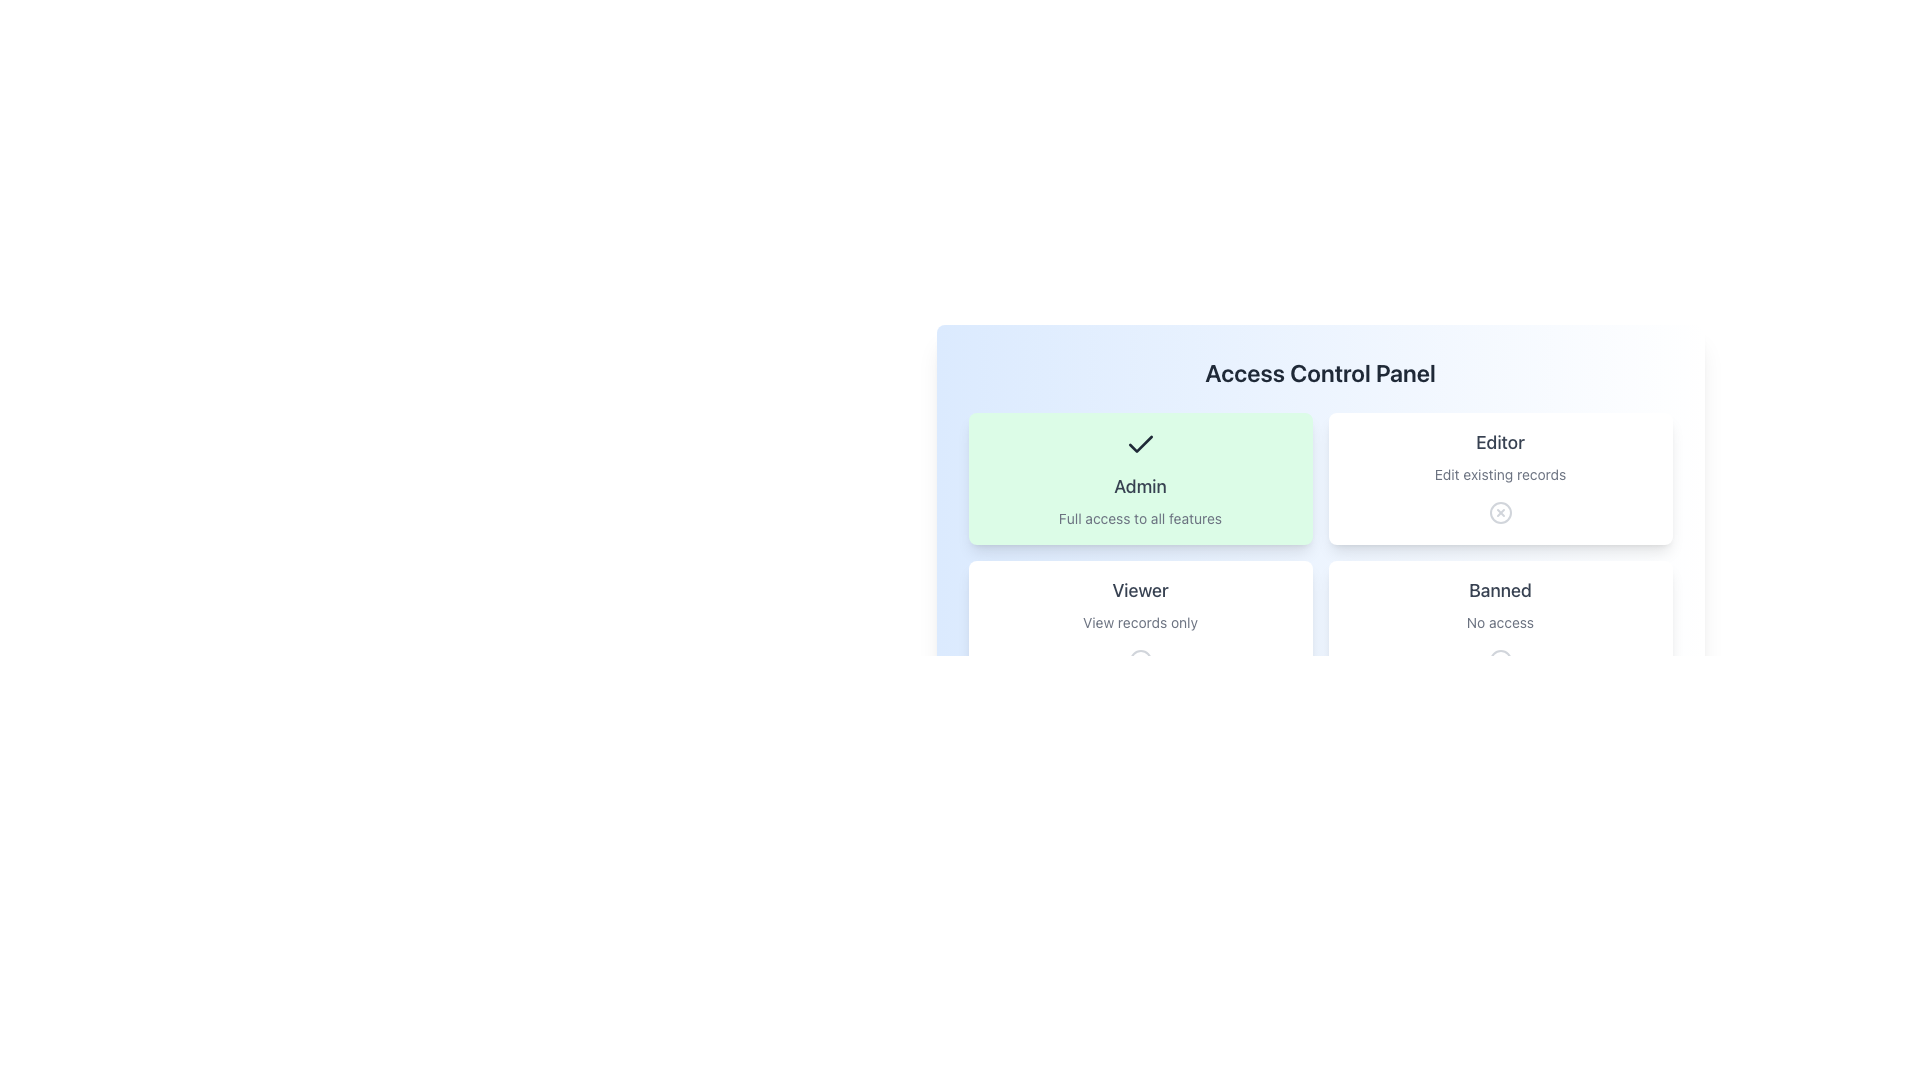 The image size is (1920, 1080). I want to click on the text description located beneath the 'Viewer' title within the card labeled 'Viewer', so click(1140, 622).